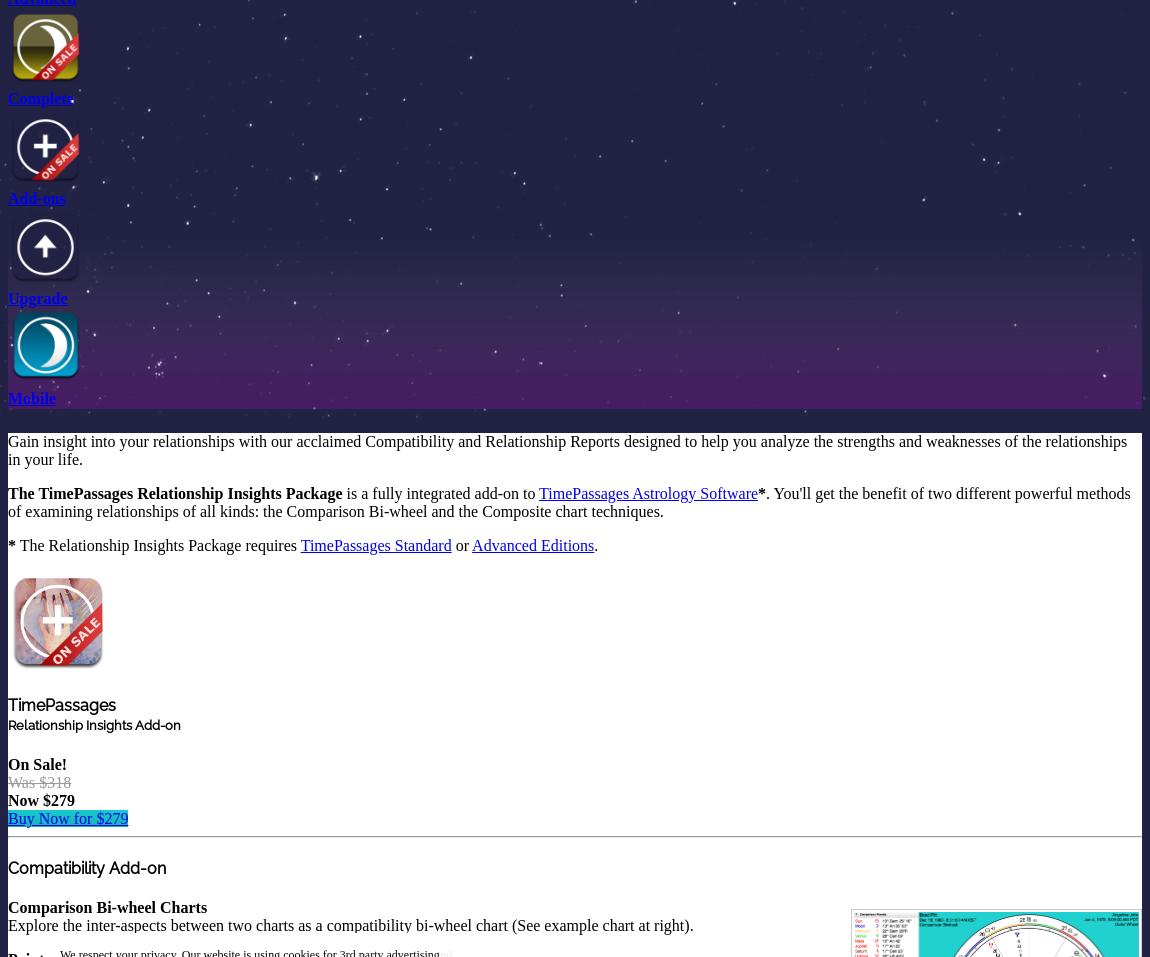 This screenshot has width=1150, height=957. I want to click on 'Advanced Editions', so click(471, 545).